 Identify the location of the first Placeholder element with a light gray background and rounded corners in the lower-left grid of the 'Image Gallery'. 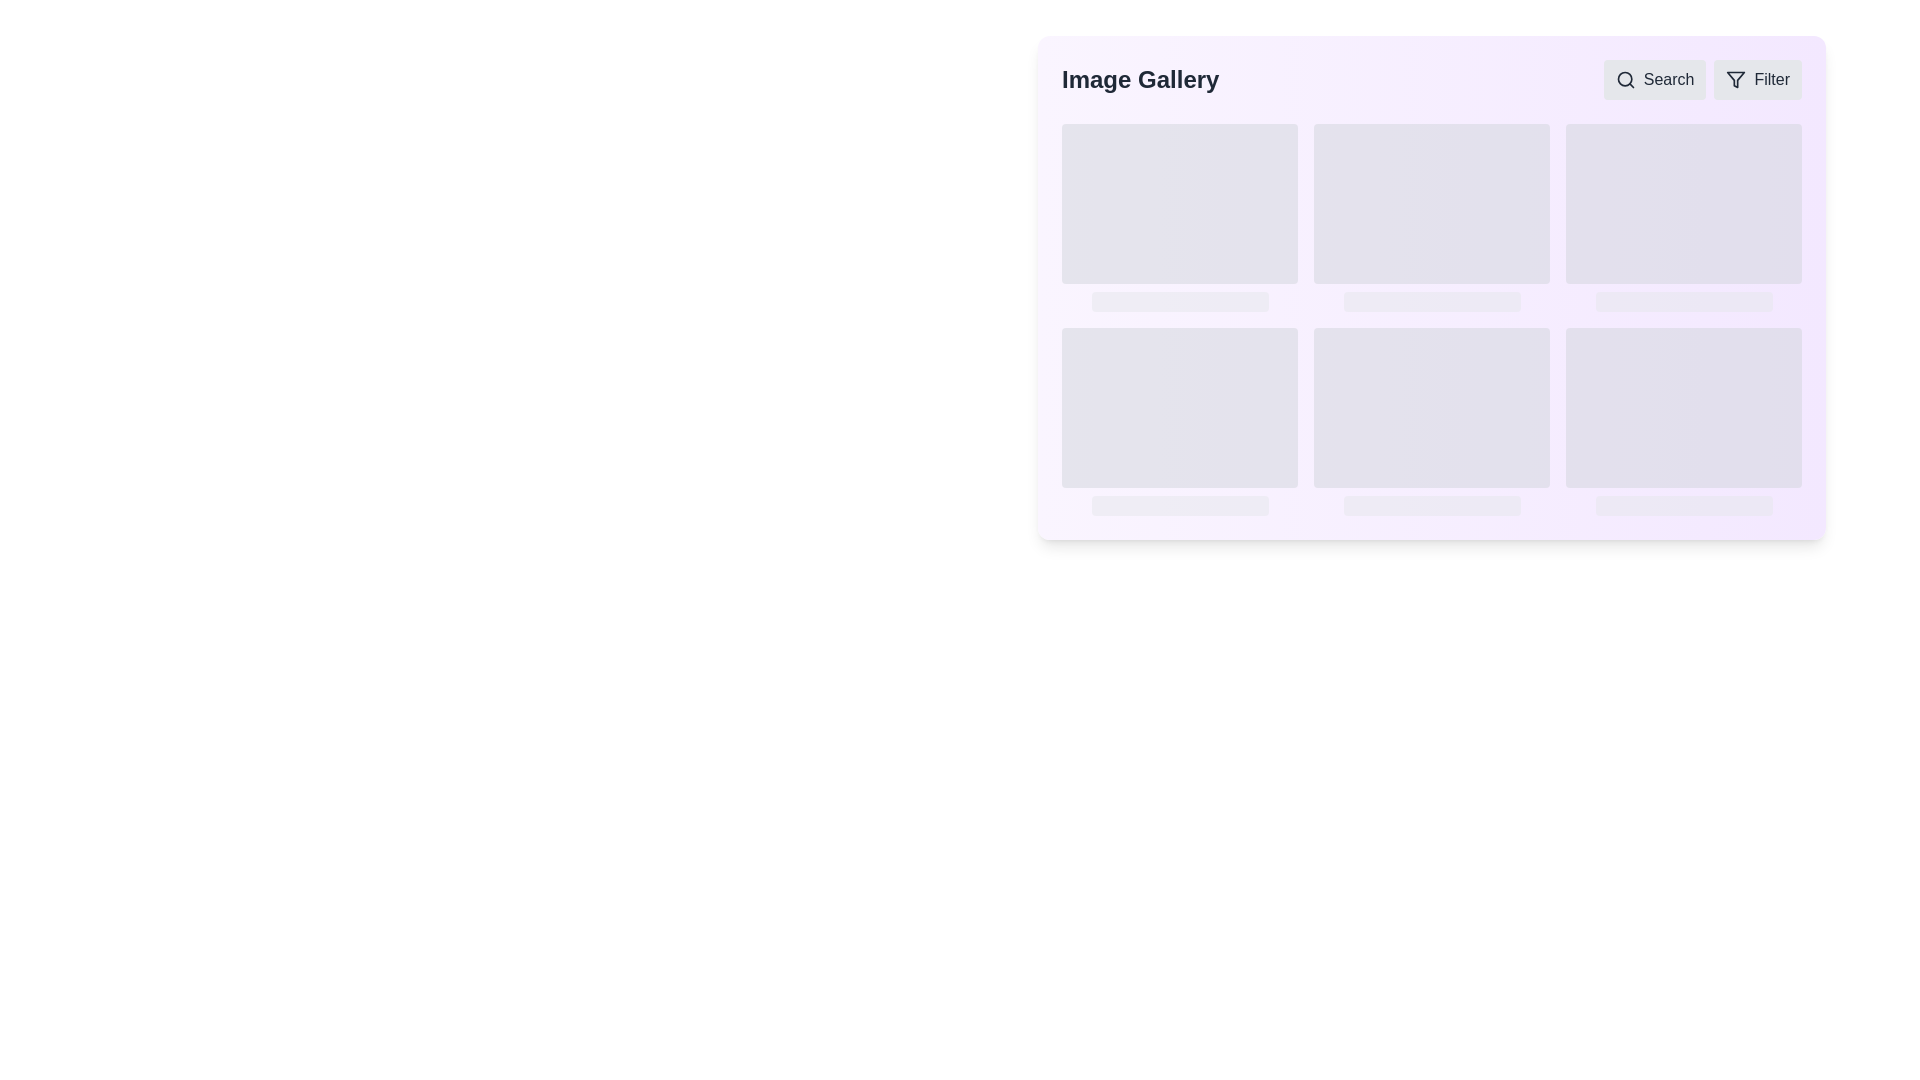
(1180, 407).